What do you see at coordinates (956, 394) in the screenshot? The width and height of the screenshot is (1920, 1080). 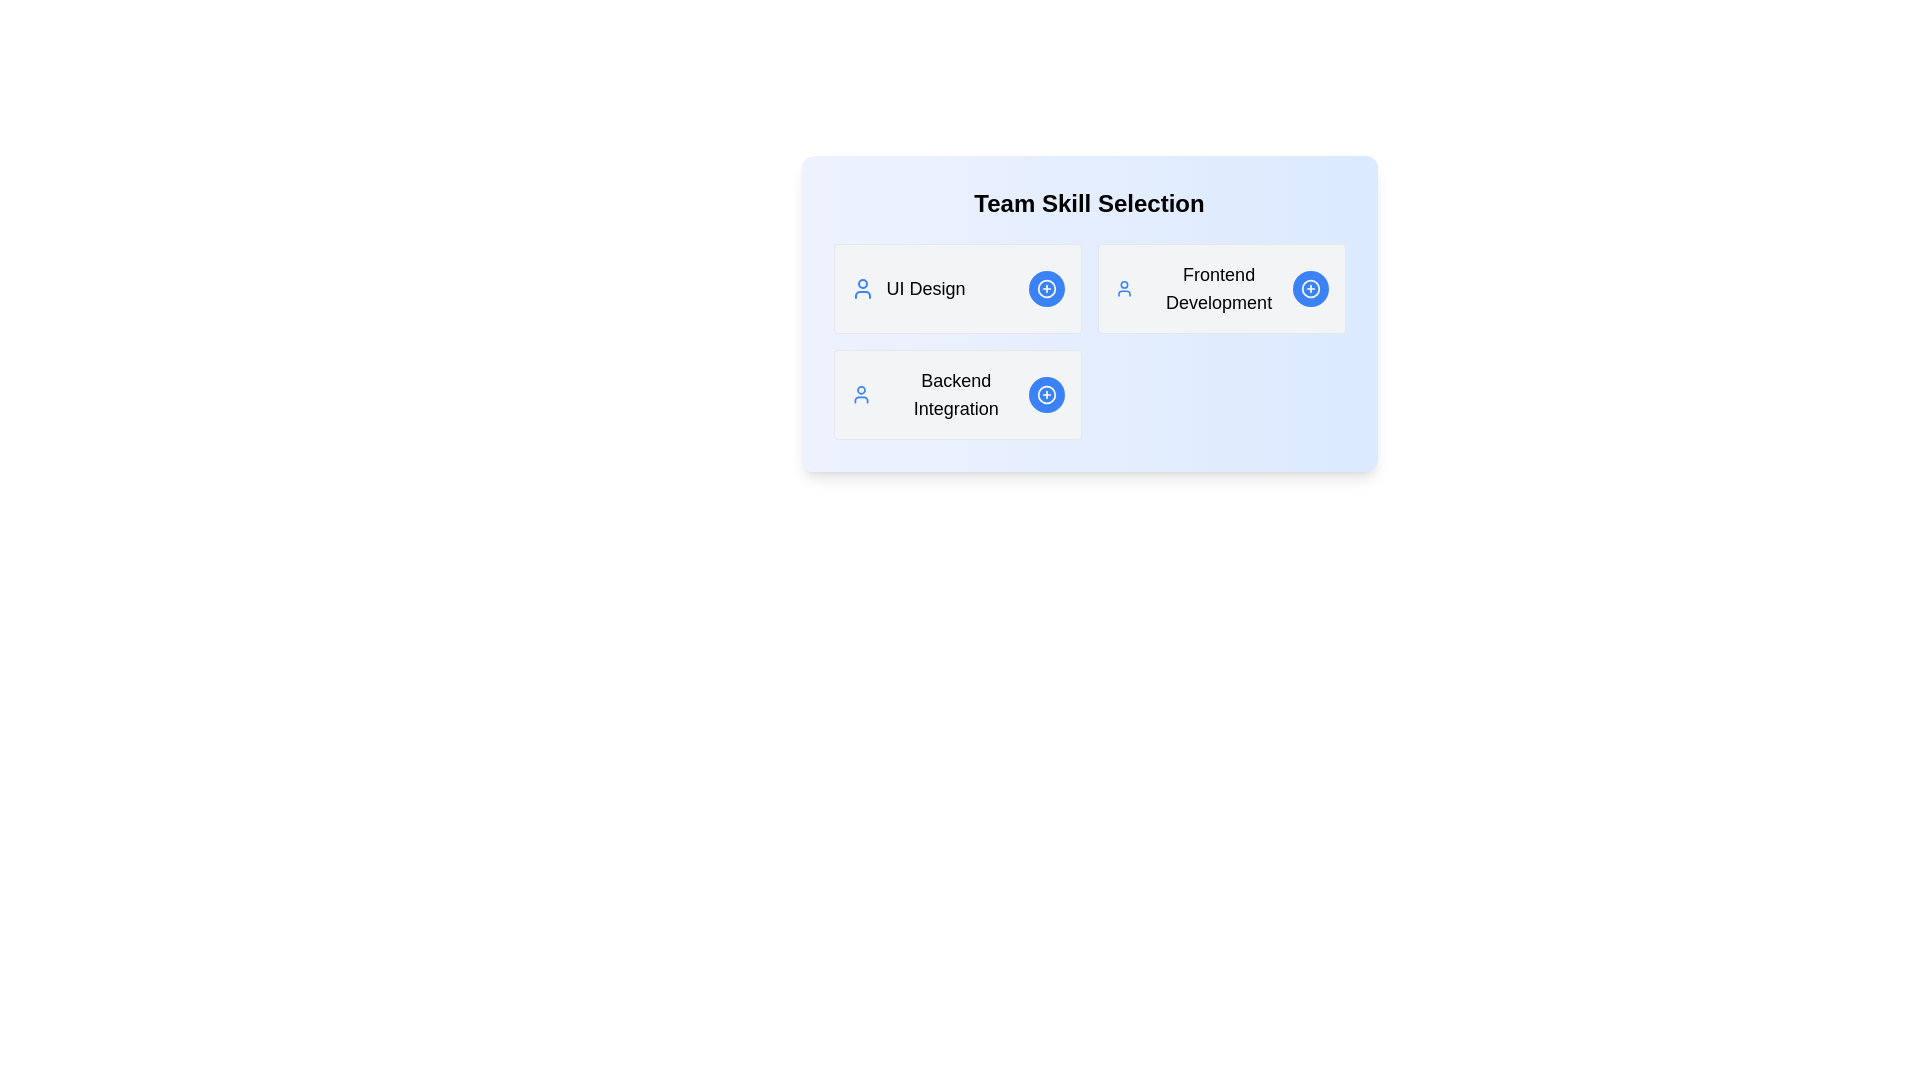 I see `the details of the skill Backend Integration` at bounding box center [956, 394].